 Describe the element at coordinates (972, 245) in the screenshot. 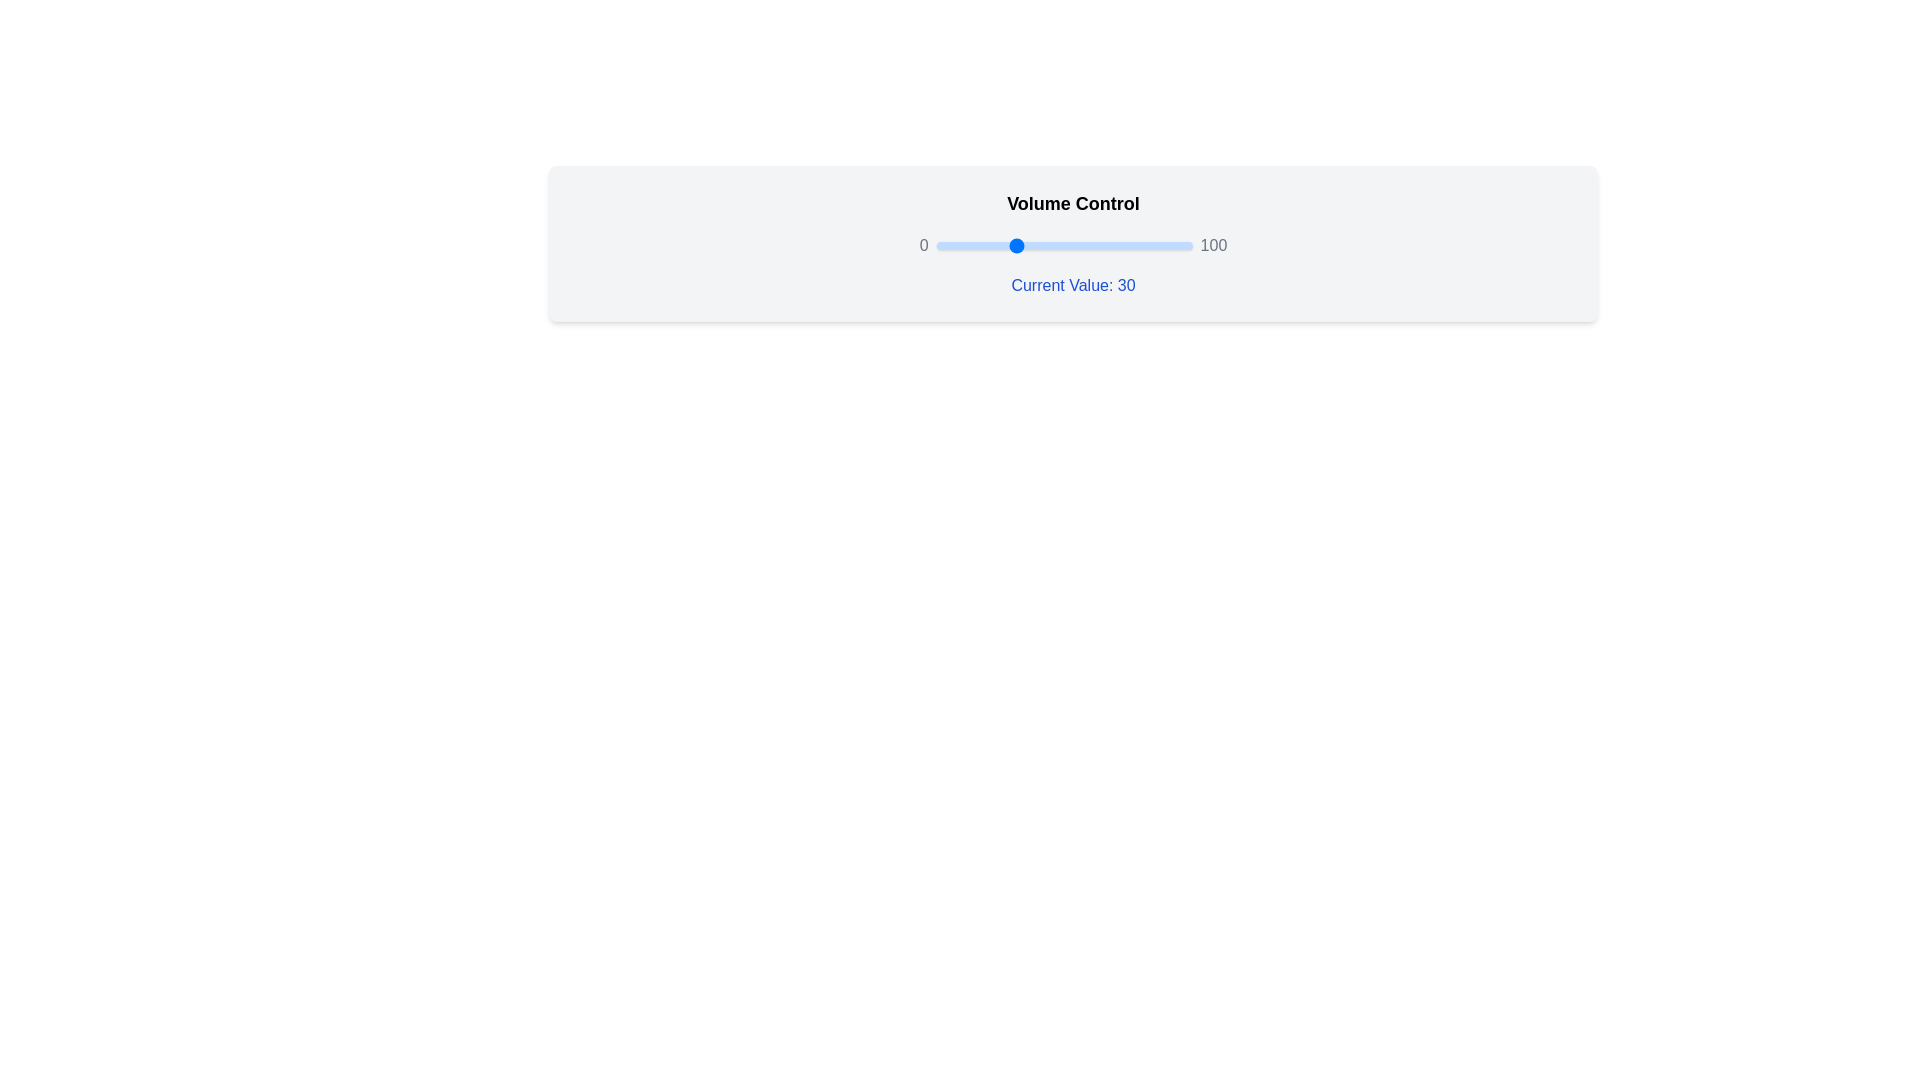

I see `the slider to set the volume to 14` at that location.